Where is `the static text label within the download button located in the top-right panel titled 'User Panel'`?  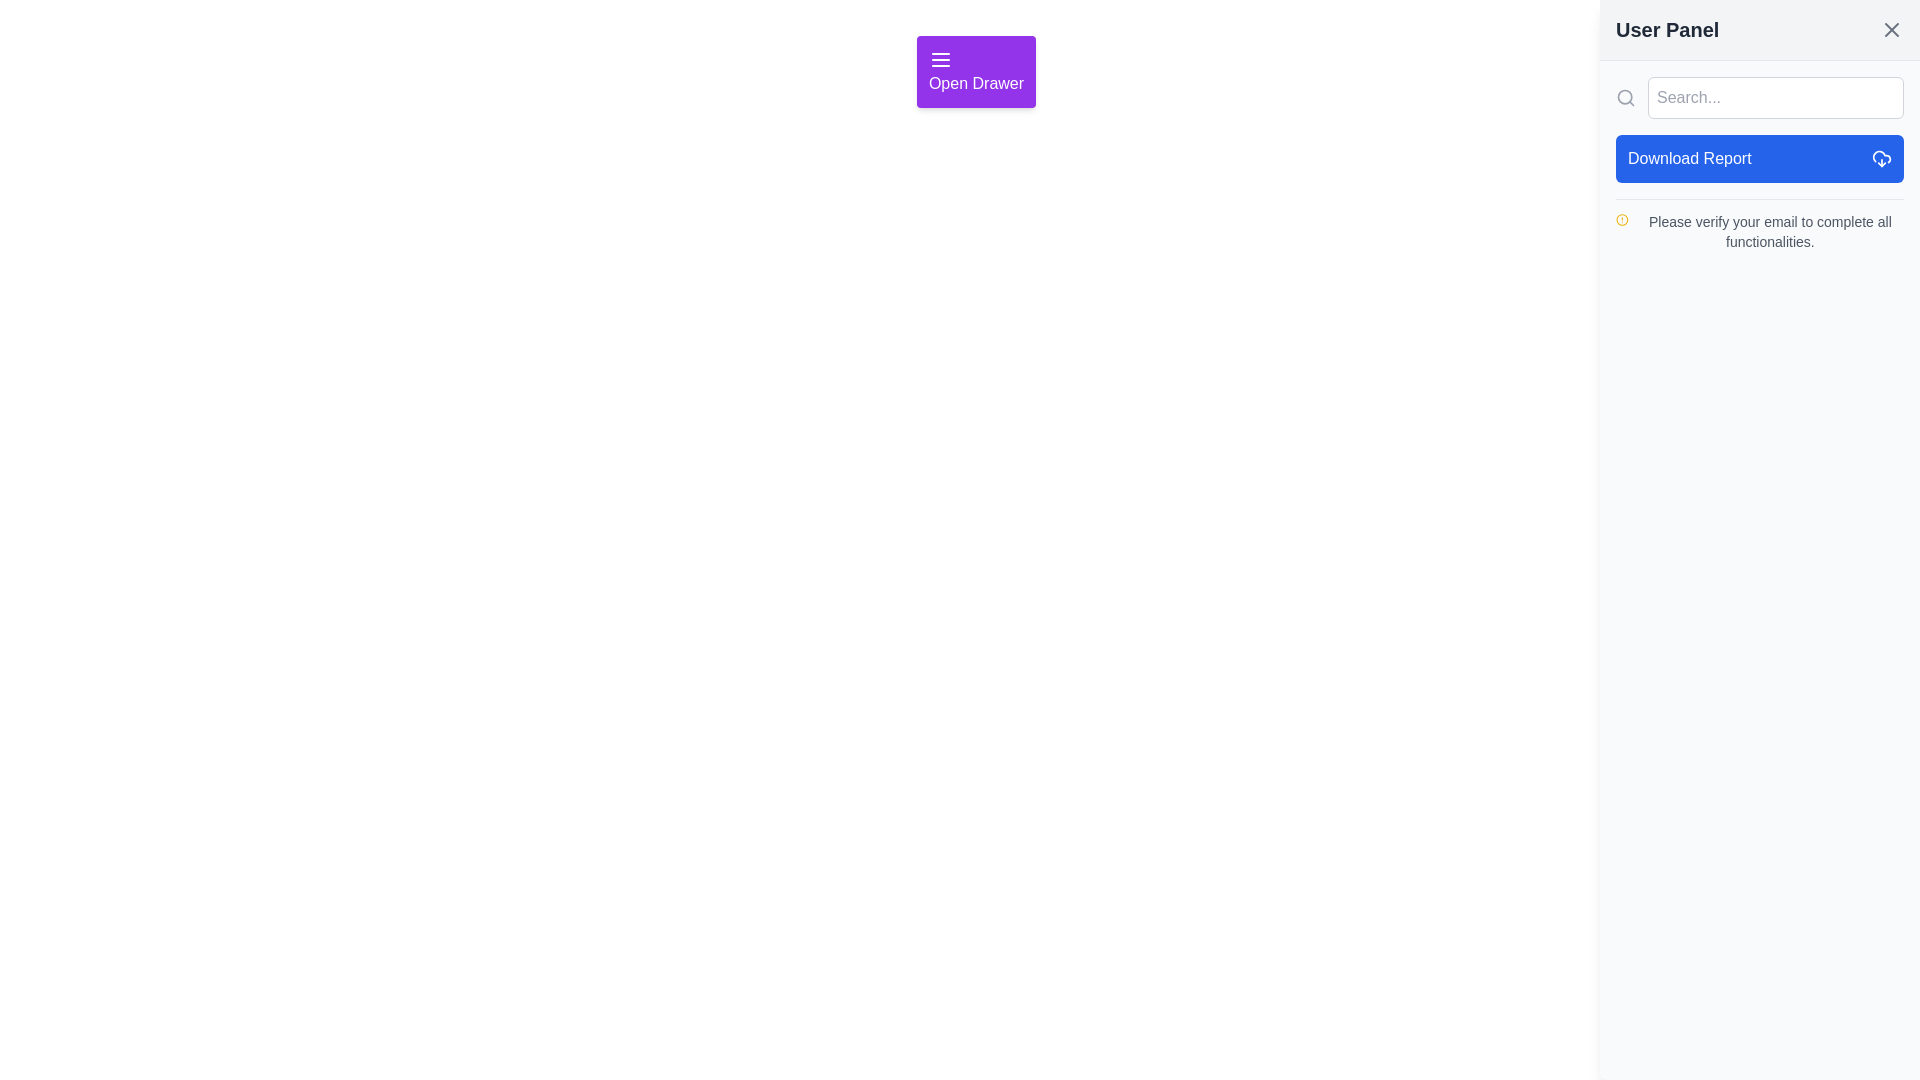 the static text label within the download button located in the top-right panel titled 'User Panel' is located at coordinates (1688, 157).